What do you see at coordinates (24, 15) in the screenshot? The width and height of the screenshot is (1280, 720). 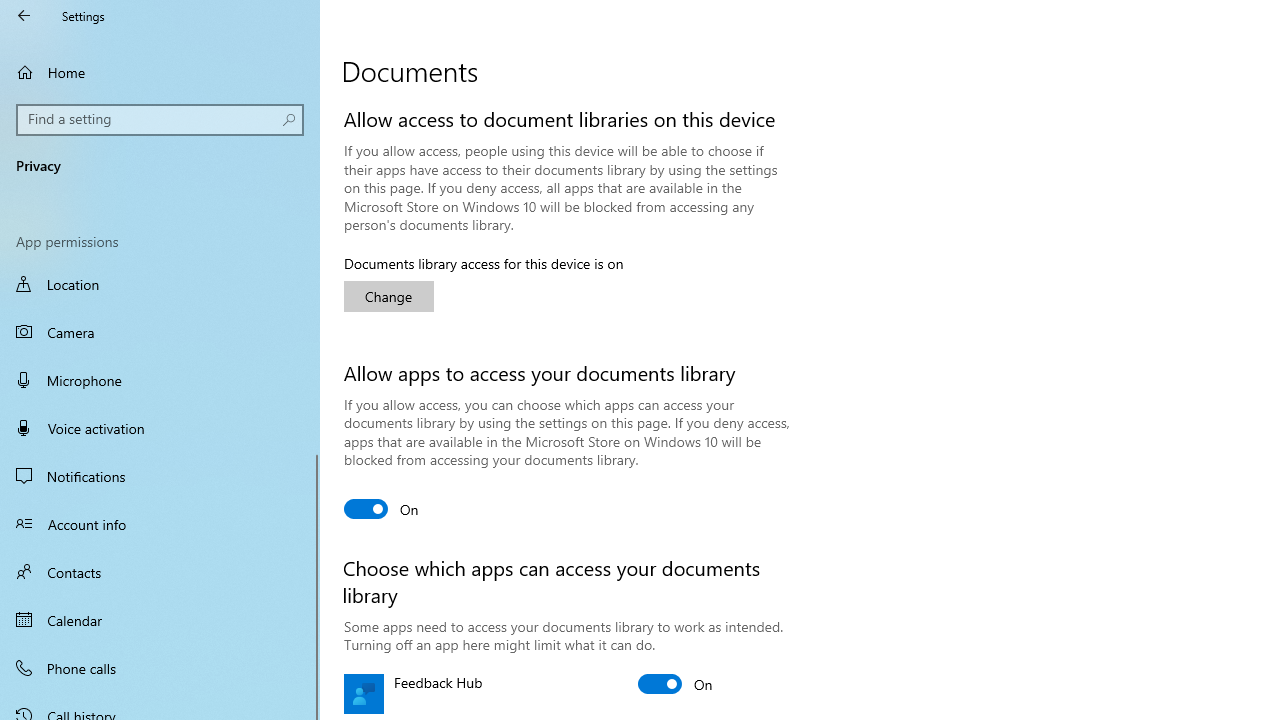 I see `'Back'` at bounding box center [24, 15].